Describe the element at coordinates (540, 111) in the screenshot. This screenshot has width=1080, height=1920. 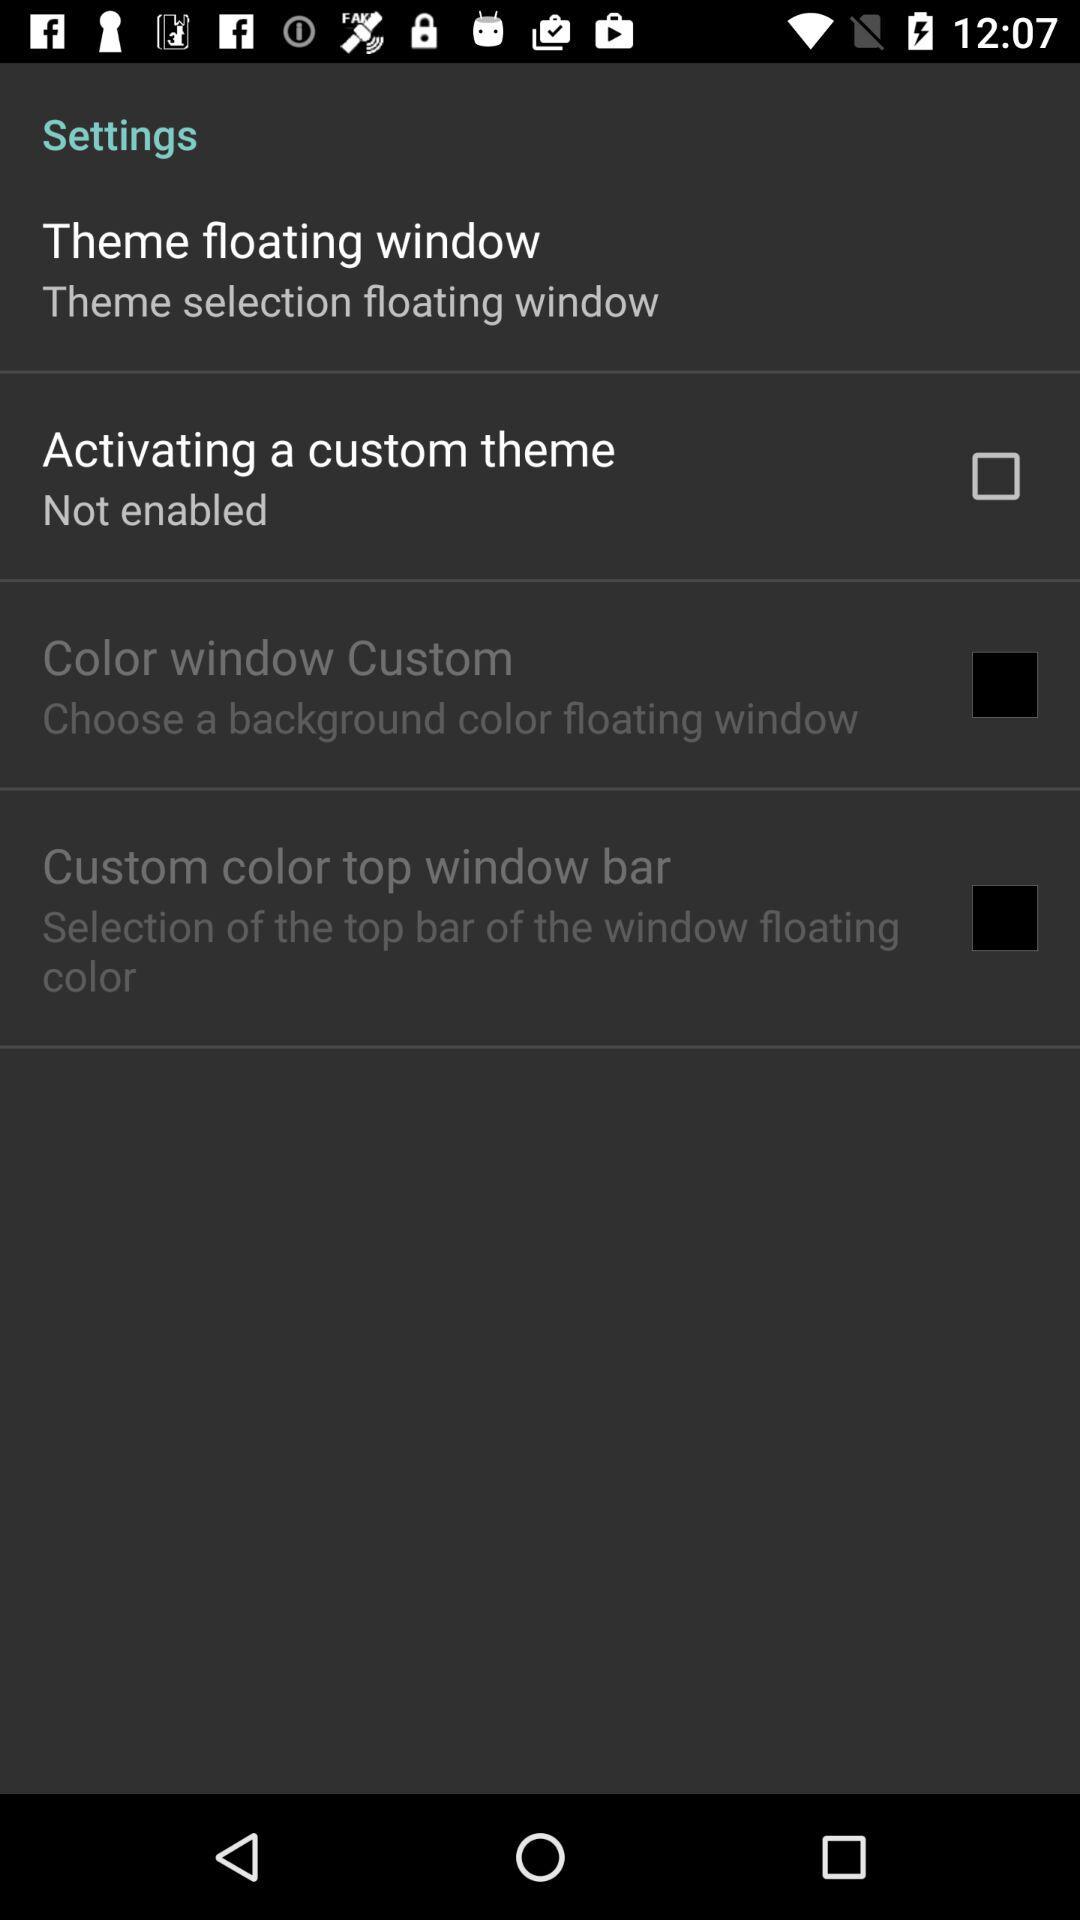
I see `settings` at that location.